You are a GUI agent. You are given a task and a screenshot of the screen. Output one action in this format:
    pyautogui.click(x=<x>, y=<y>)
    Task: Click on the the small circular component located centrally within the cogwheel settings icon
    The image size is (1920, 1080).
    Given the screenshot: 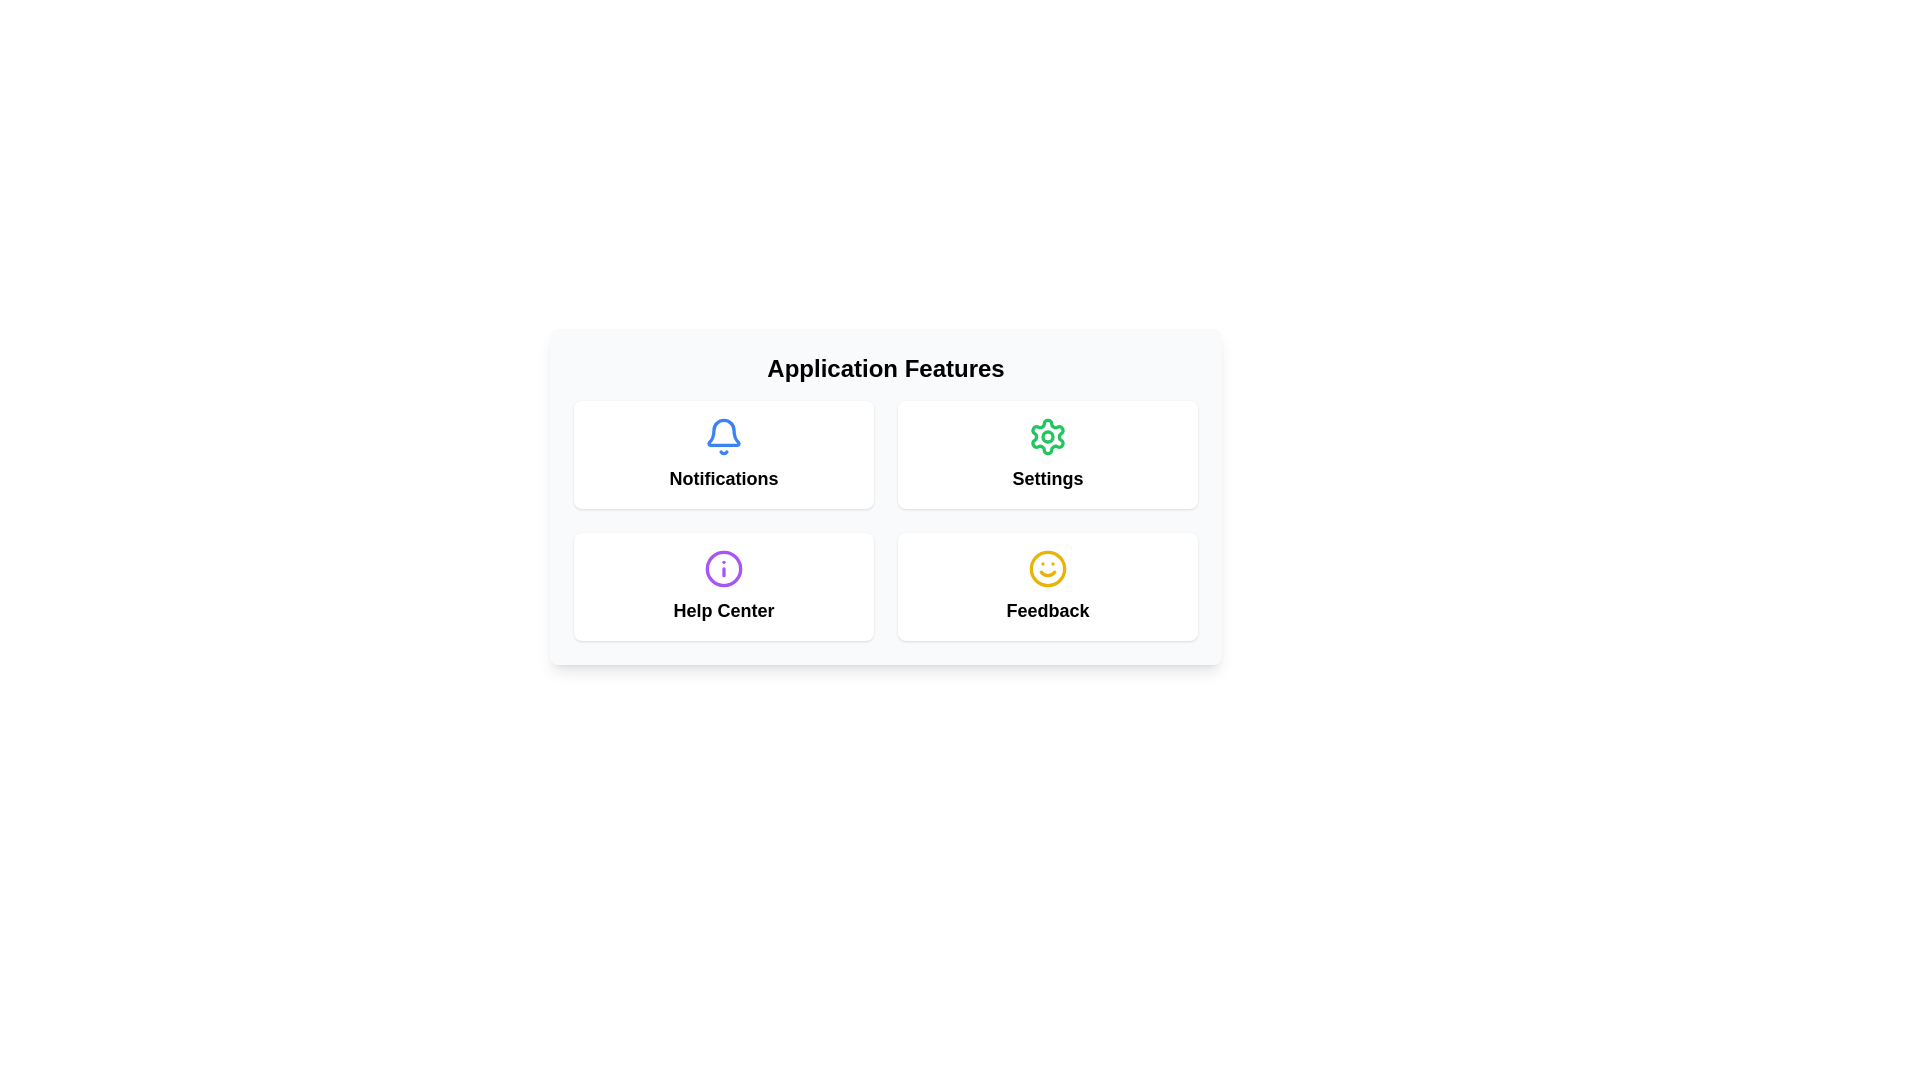 What is the action you would take?
    pyautogui.click(x=1046, y=435)
    